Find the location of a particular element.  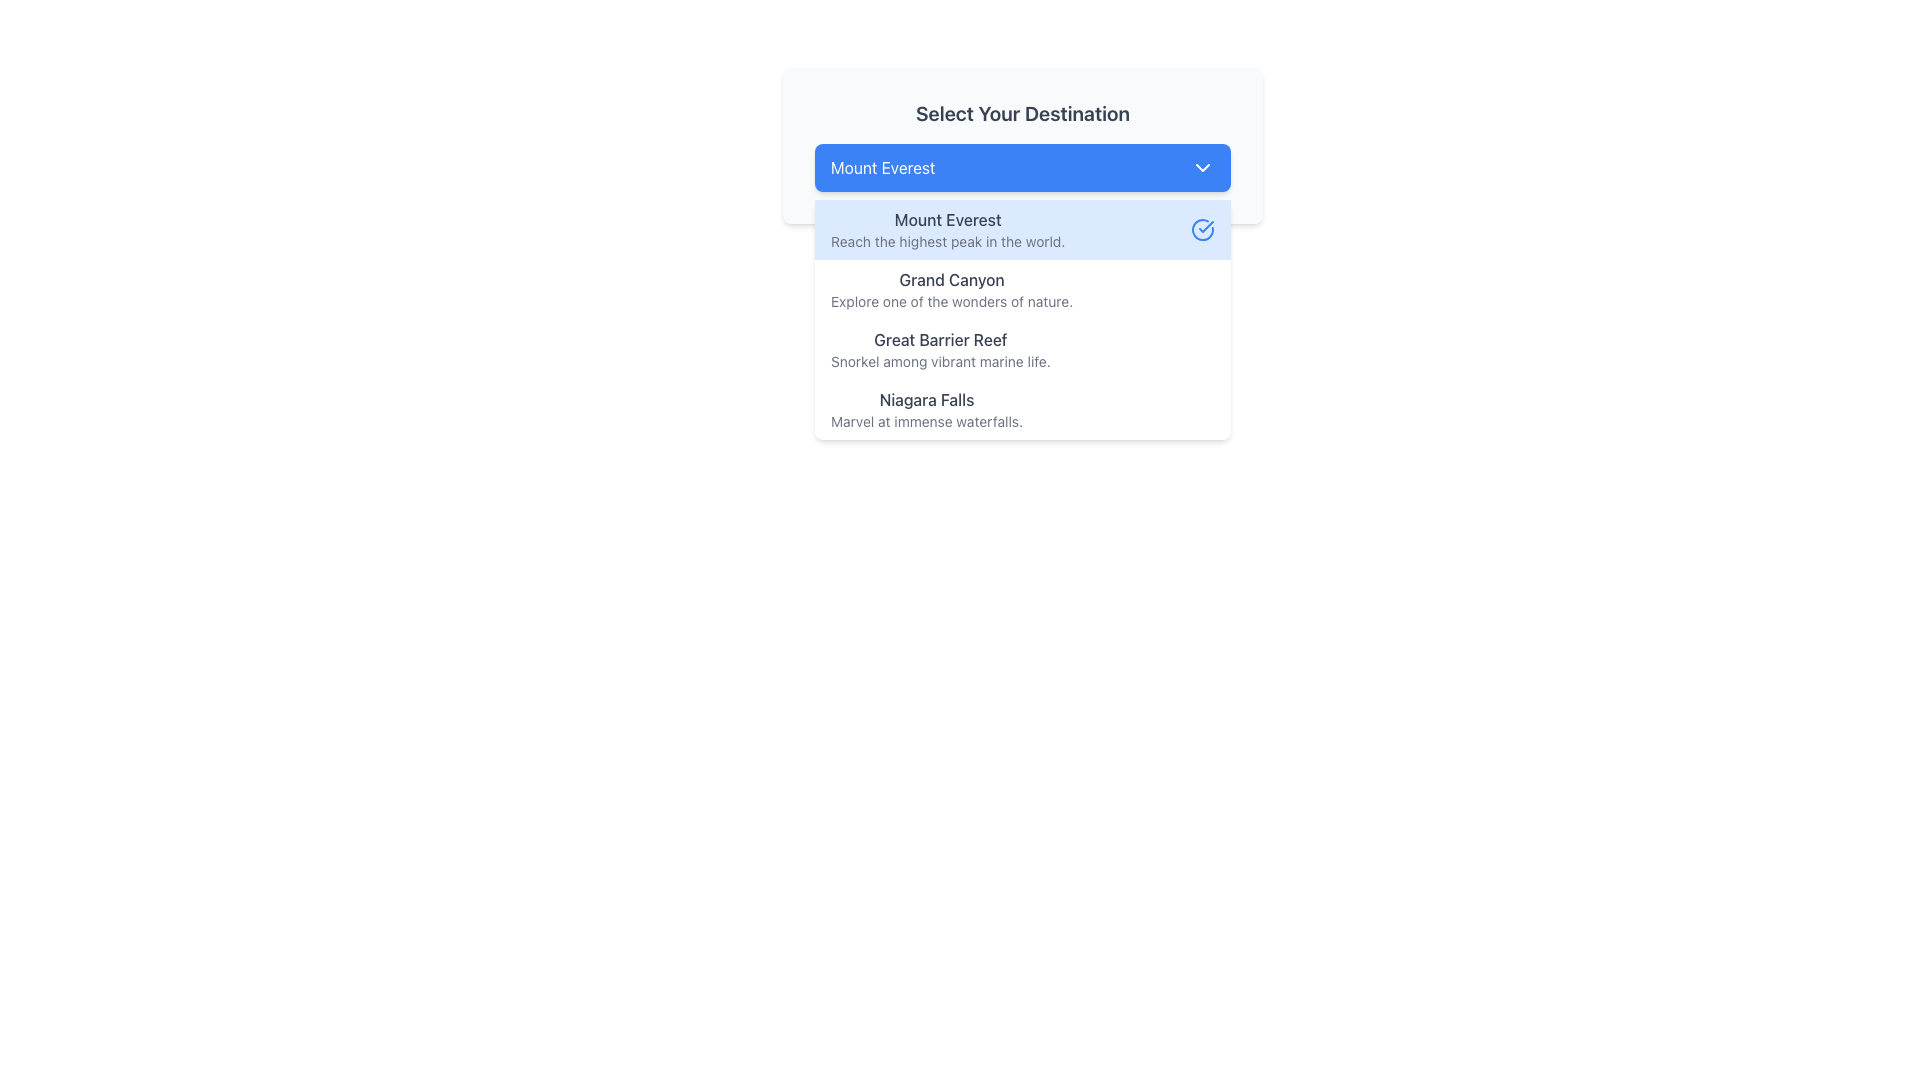

the blue circular Checkmark Icon located on the right side of the 'Mount Everest Reach the highest peak in the world.' dropdown menu entry is located at coordinates (1202, 229).